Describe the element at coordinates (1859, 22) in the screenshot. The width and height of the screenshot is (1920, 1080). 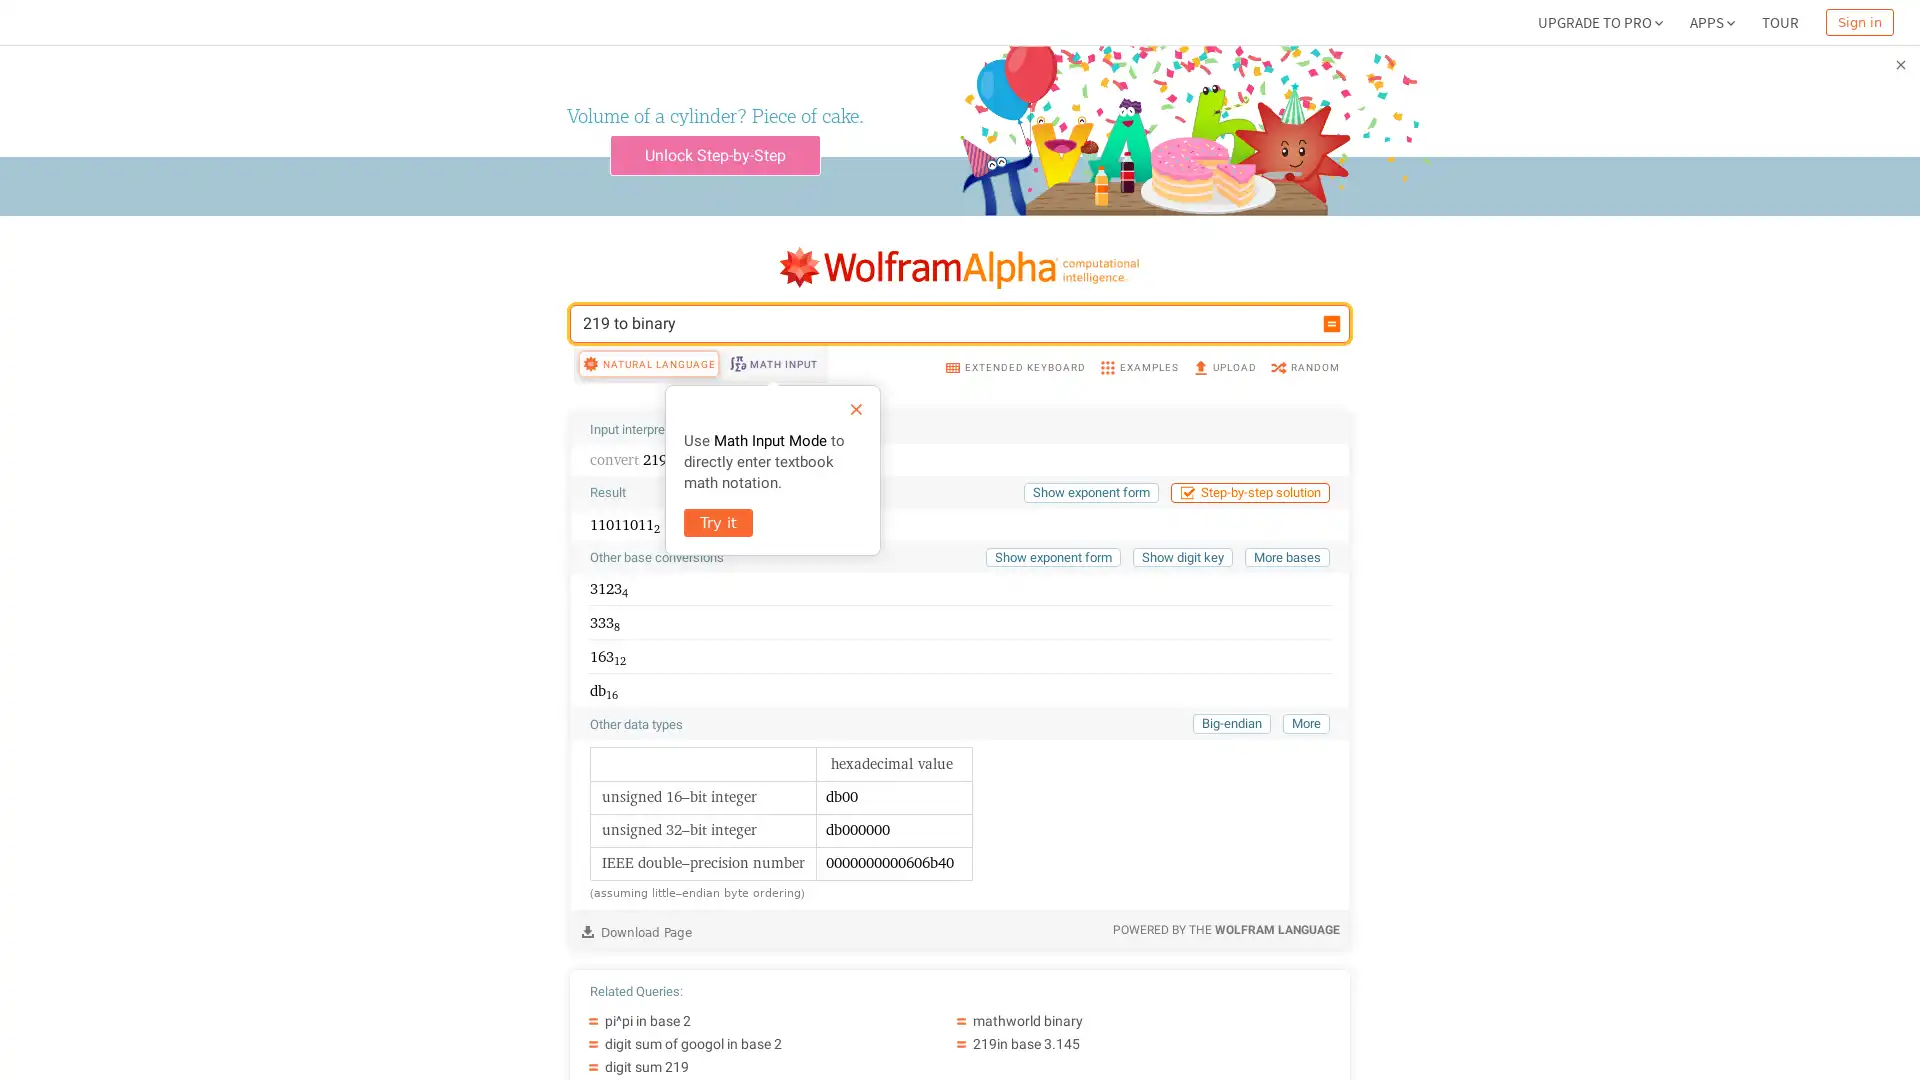
I see `Sign in` at that location.